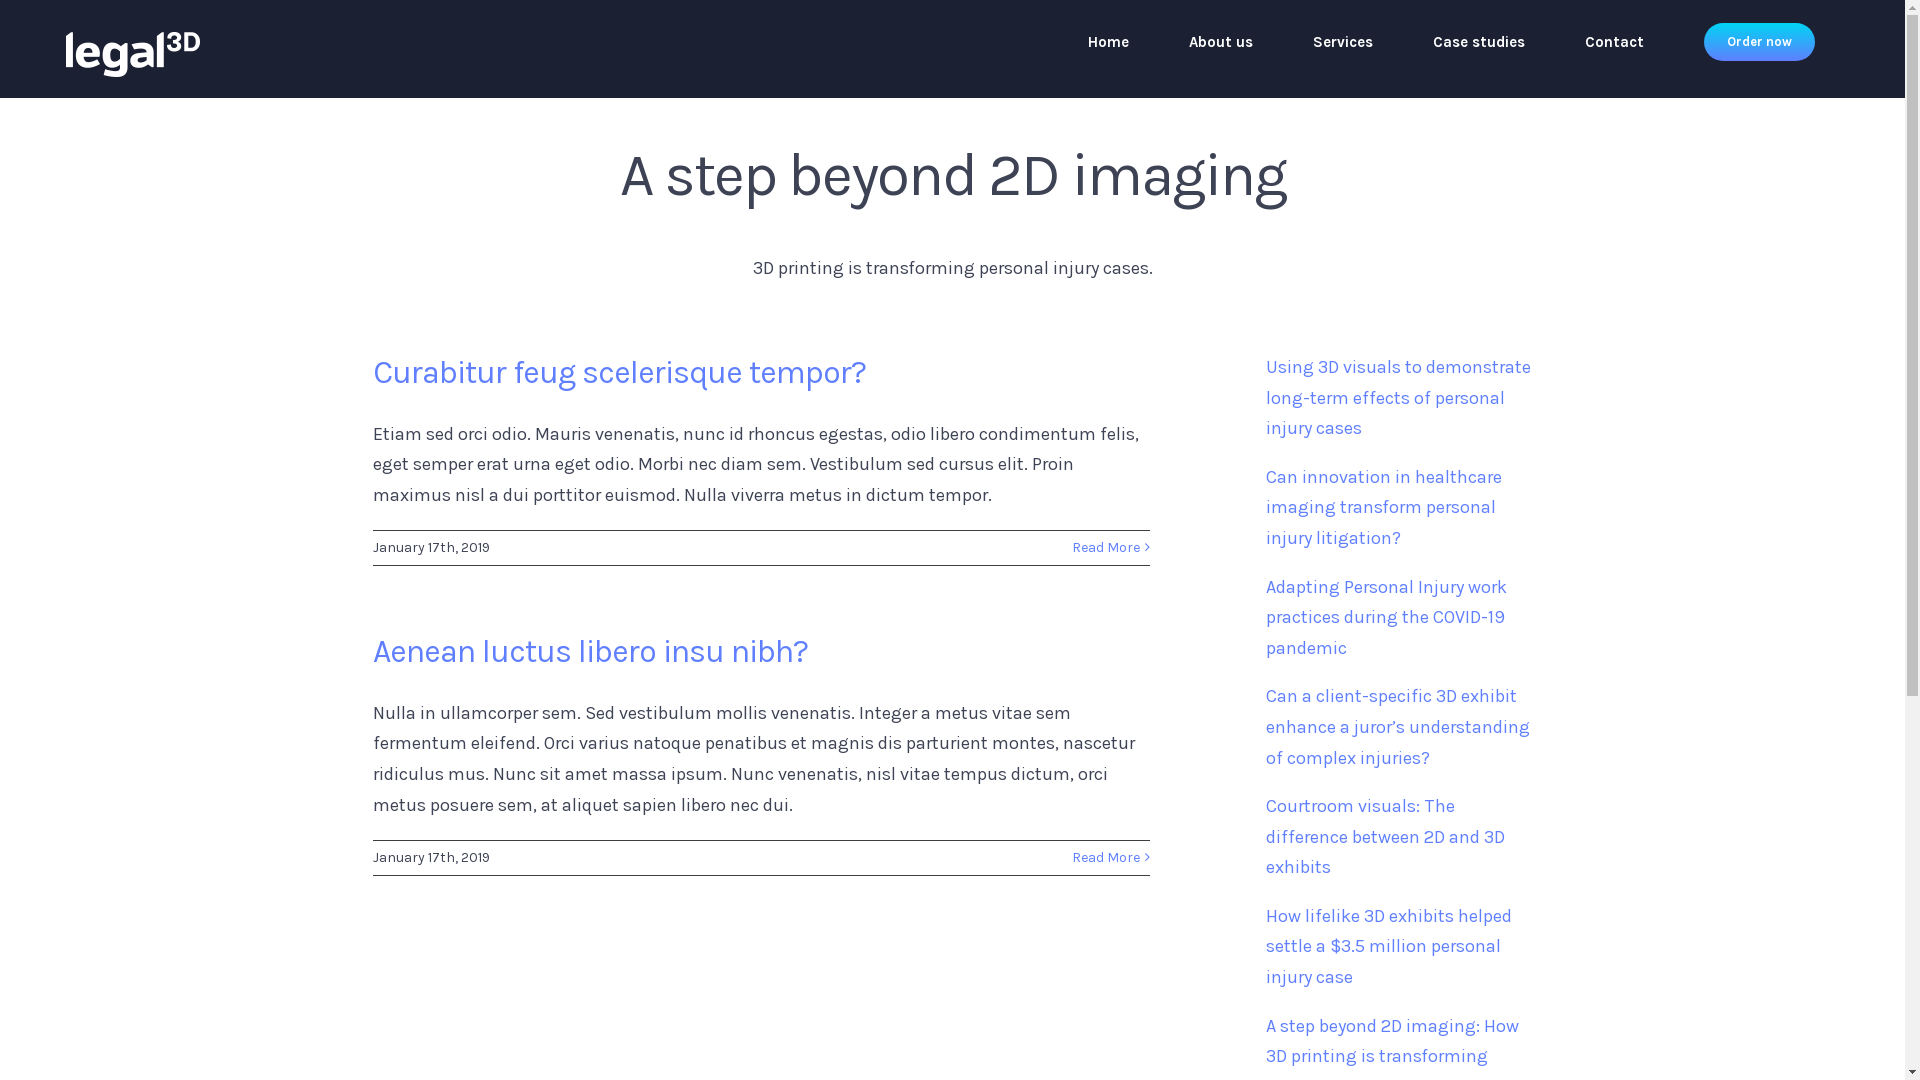 This screenshot has height=1080, width=1920. Describe the element at coordinates (1107, 42) in the screenshot. I see `'Home'` at that location.